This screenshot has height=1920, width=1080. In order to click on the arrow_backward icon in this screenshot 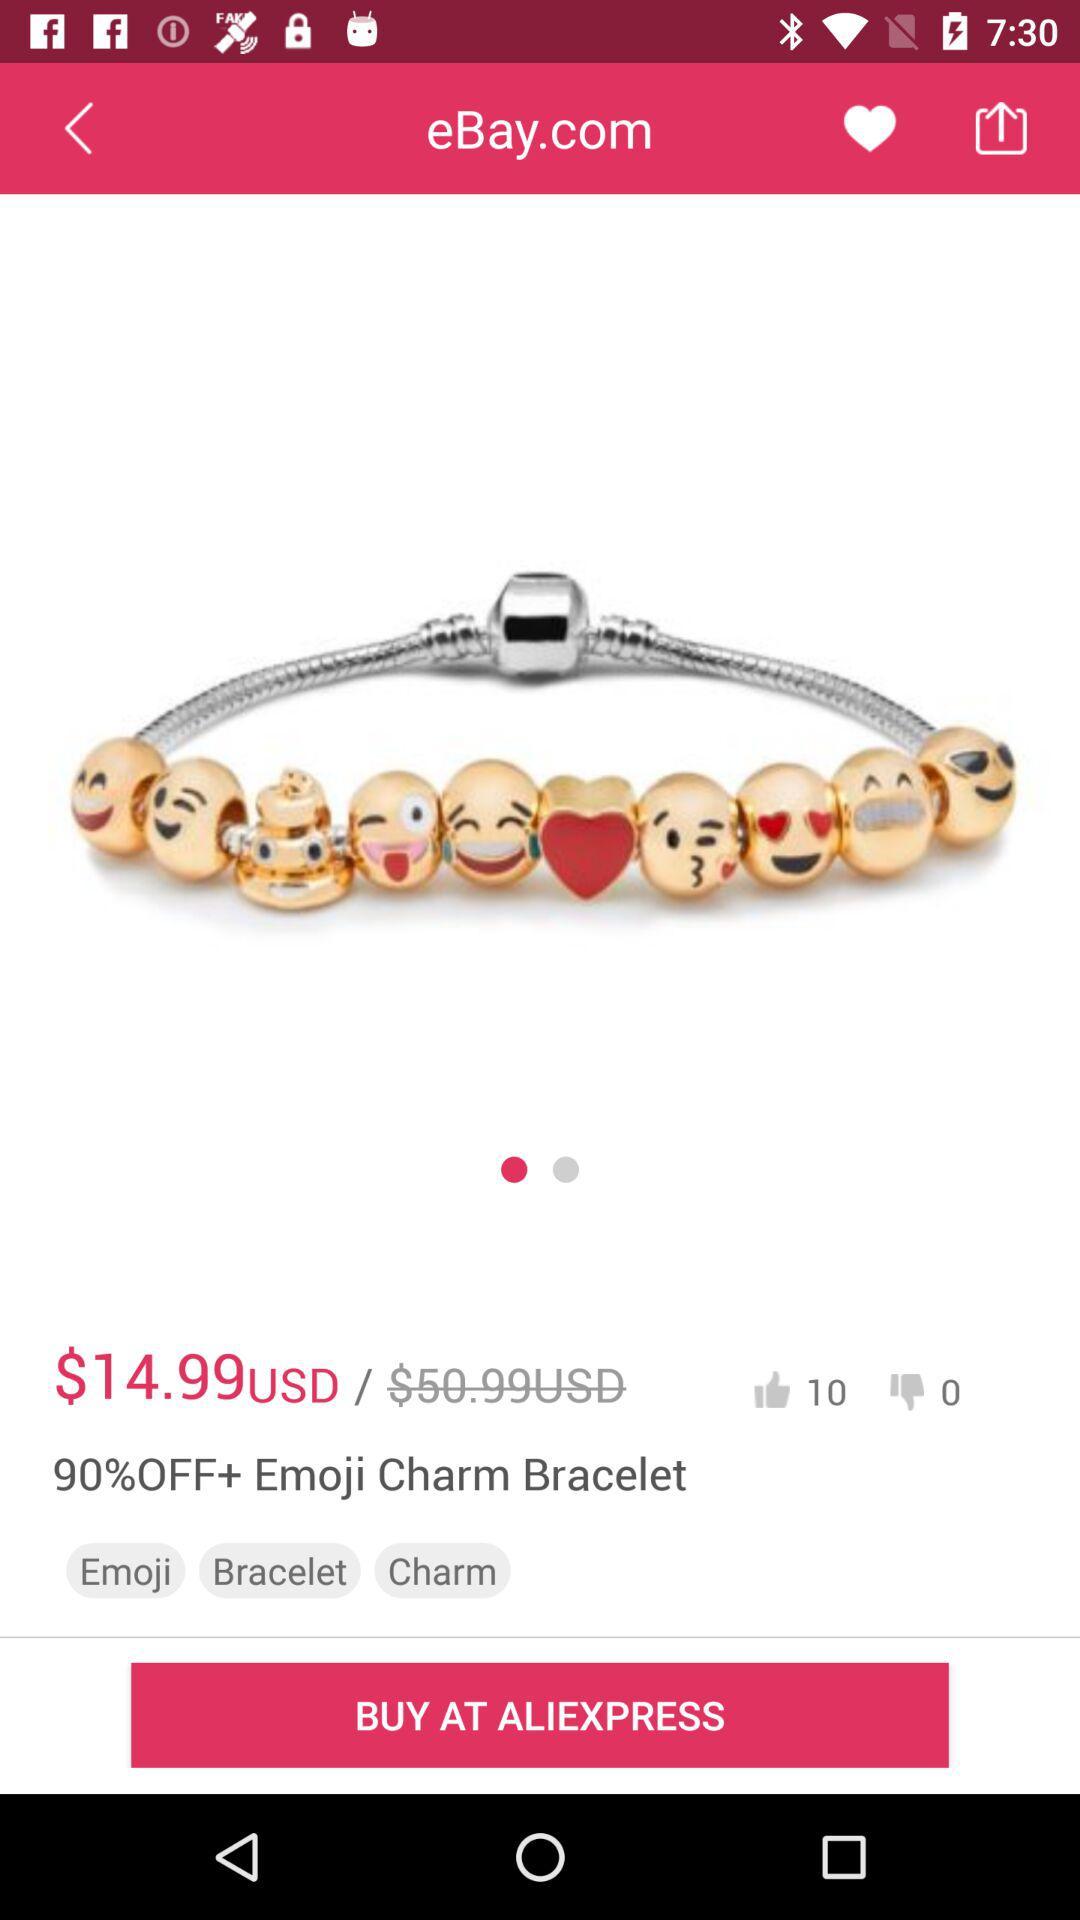, I will do `click(77, 127)`.